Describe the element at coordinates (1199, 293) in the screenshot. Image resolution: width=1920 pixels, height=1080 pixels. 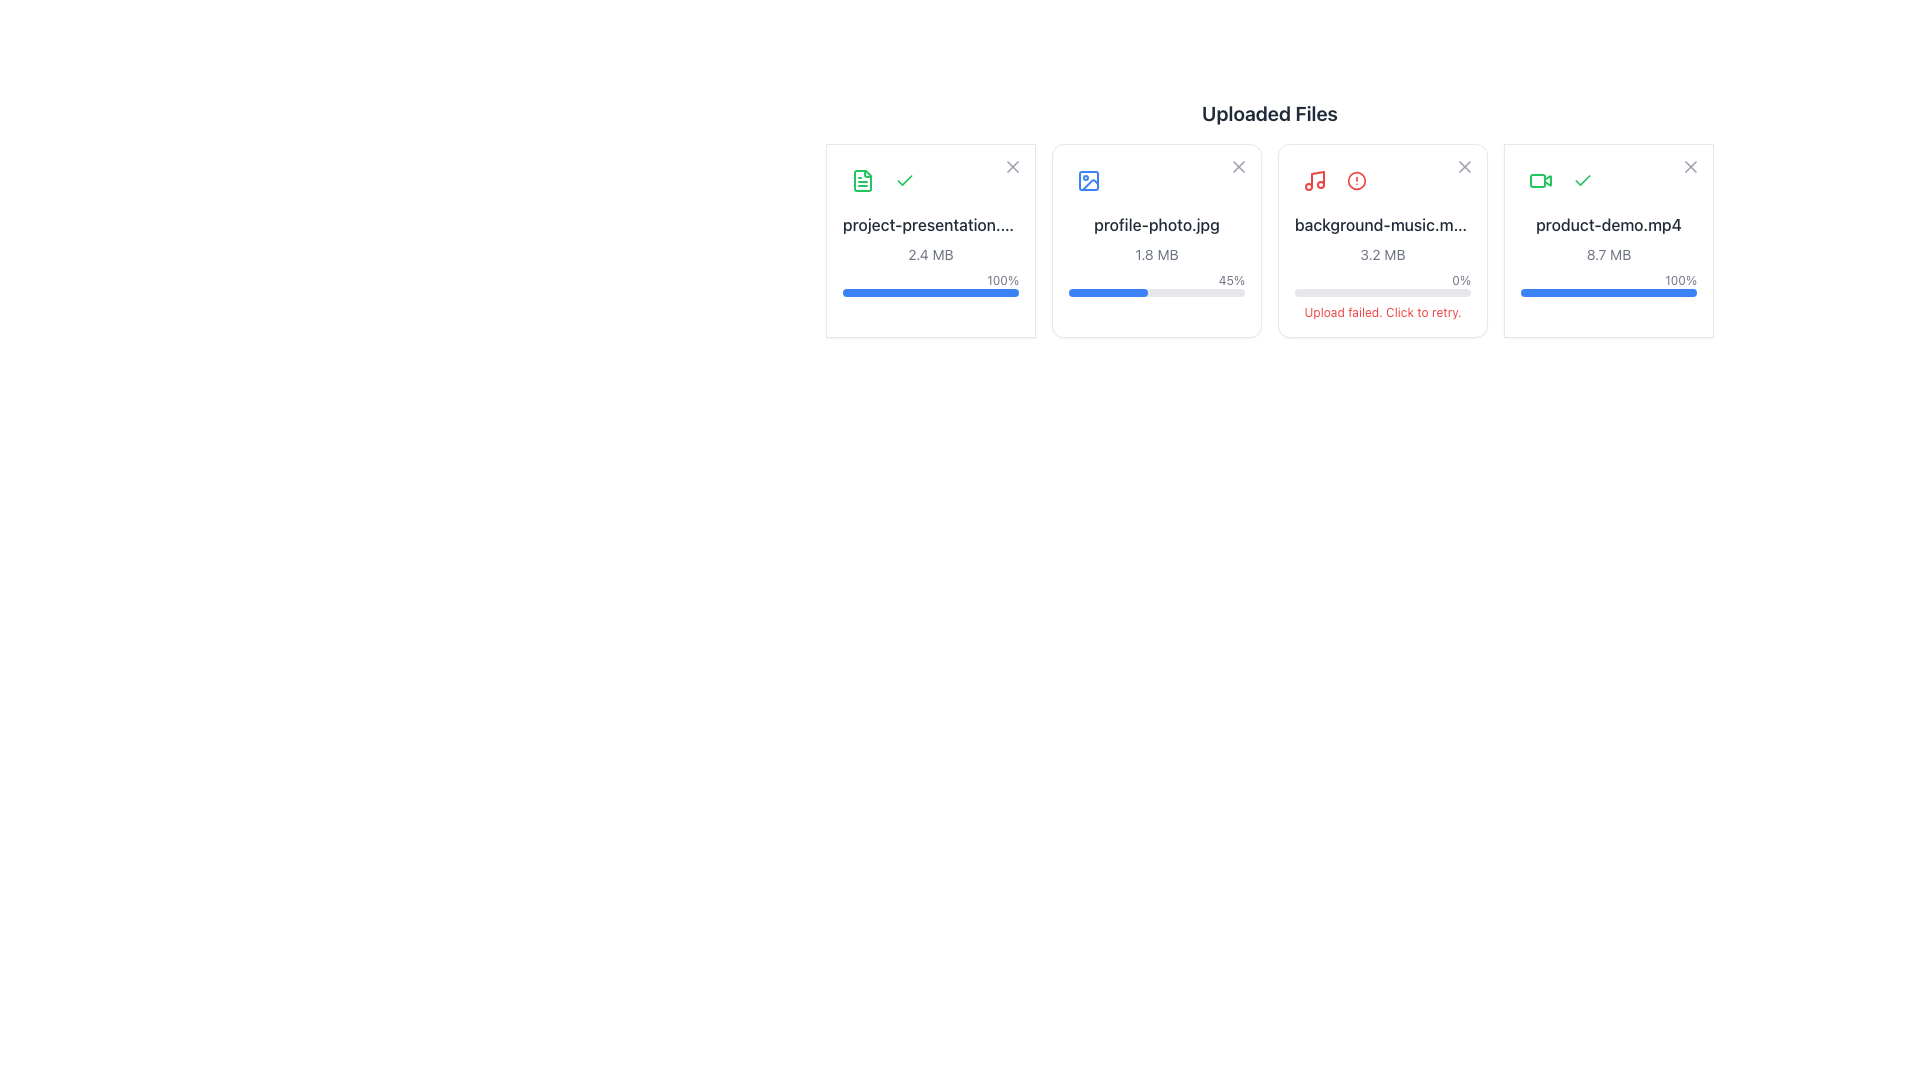
I see `progress bar value` at that location.